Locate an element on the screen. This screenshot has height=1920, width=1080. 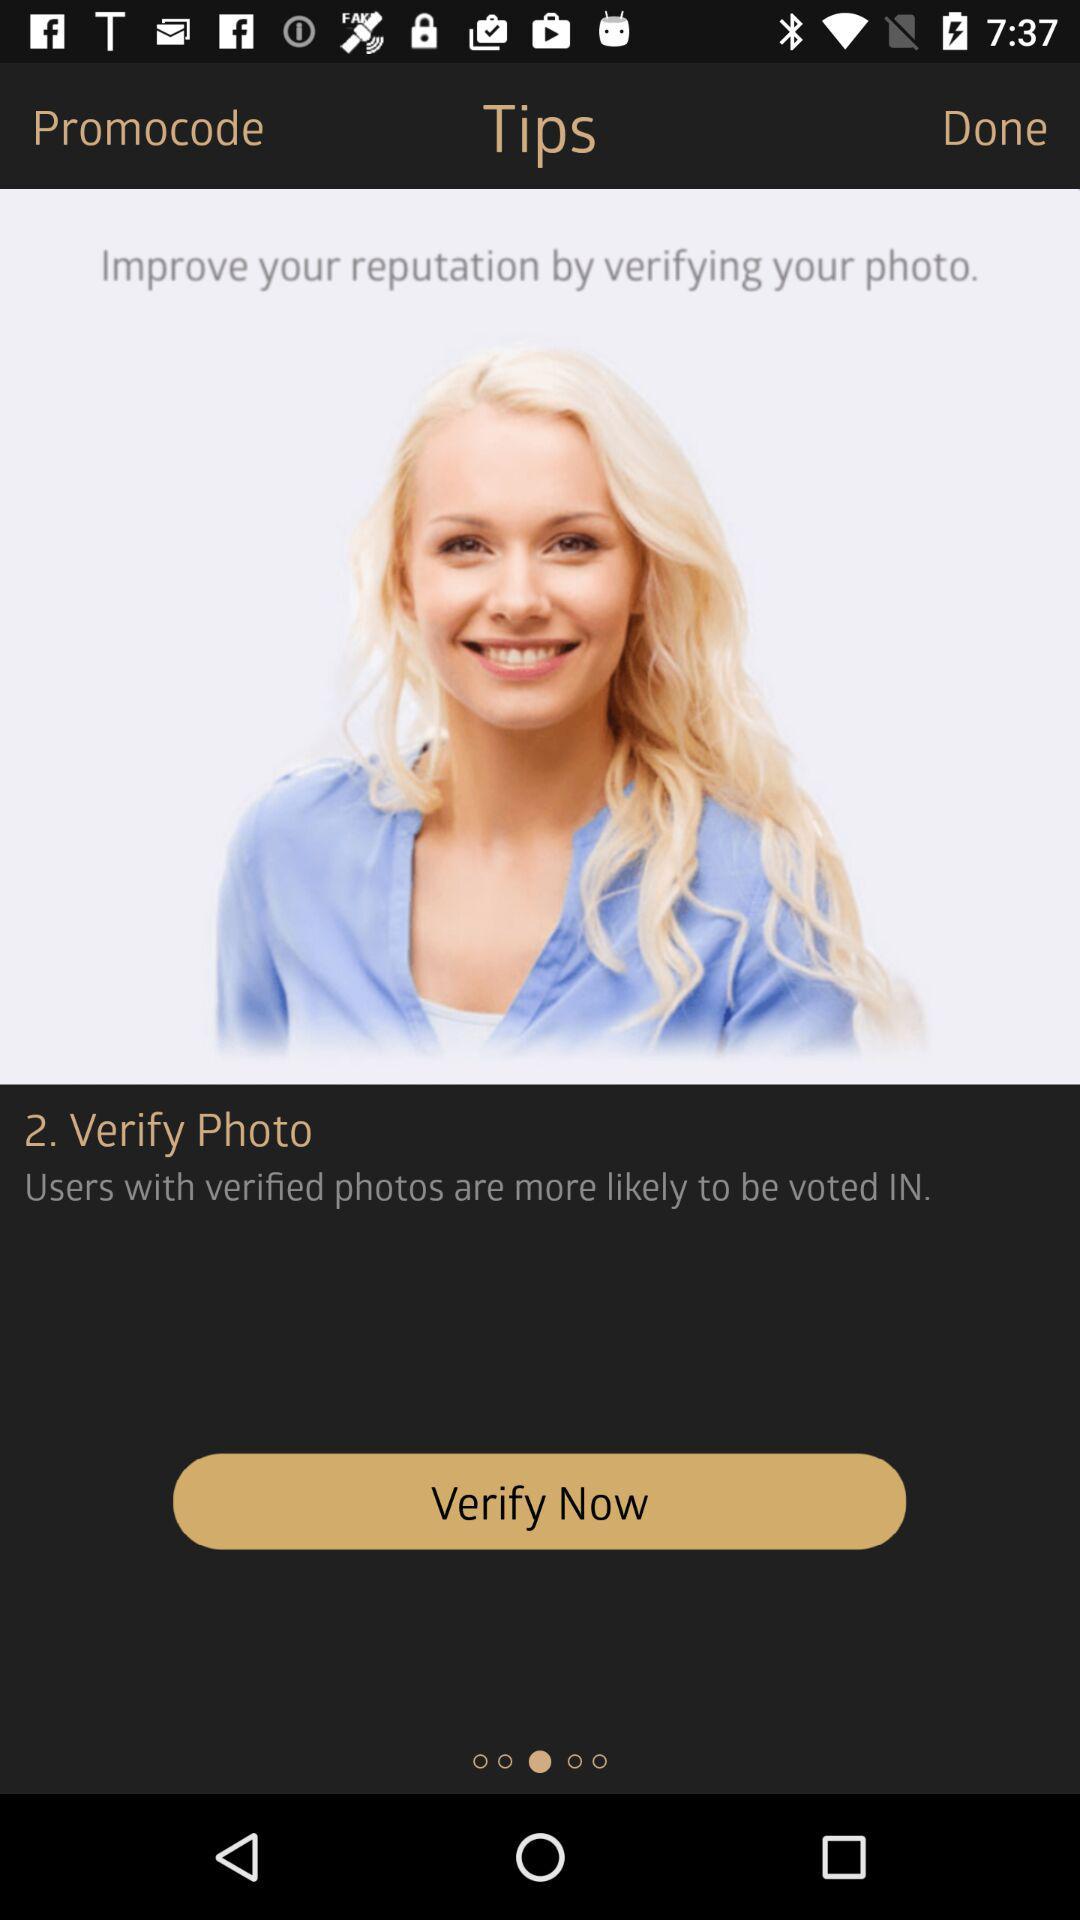
icon to the left of the done icon is located at coordinates (538, 124).